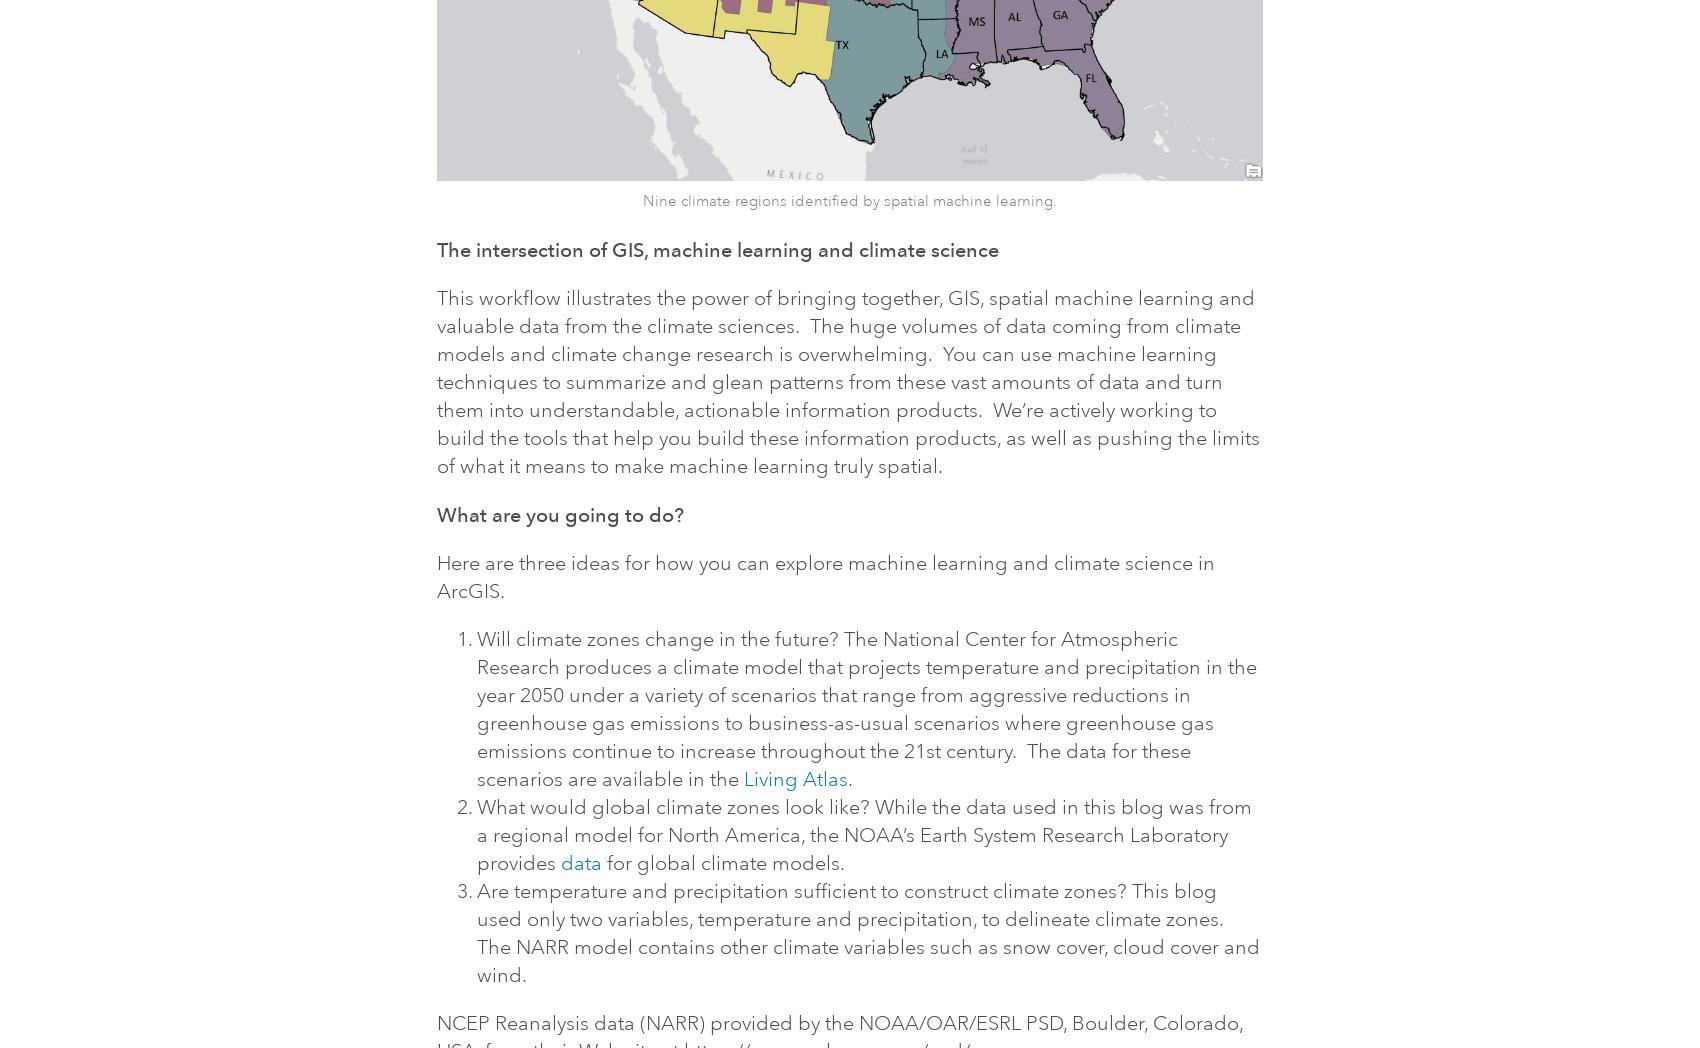  Describe the element at coordinates (847, 200) in the screenshot. I see `'Nine climate regions identified by spatial machine learning.'` at that location.